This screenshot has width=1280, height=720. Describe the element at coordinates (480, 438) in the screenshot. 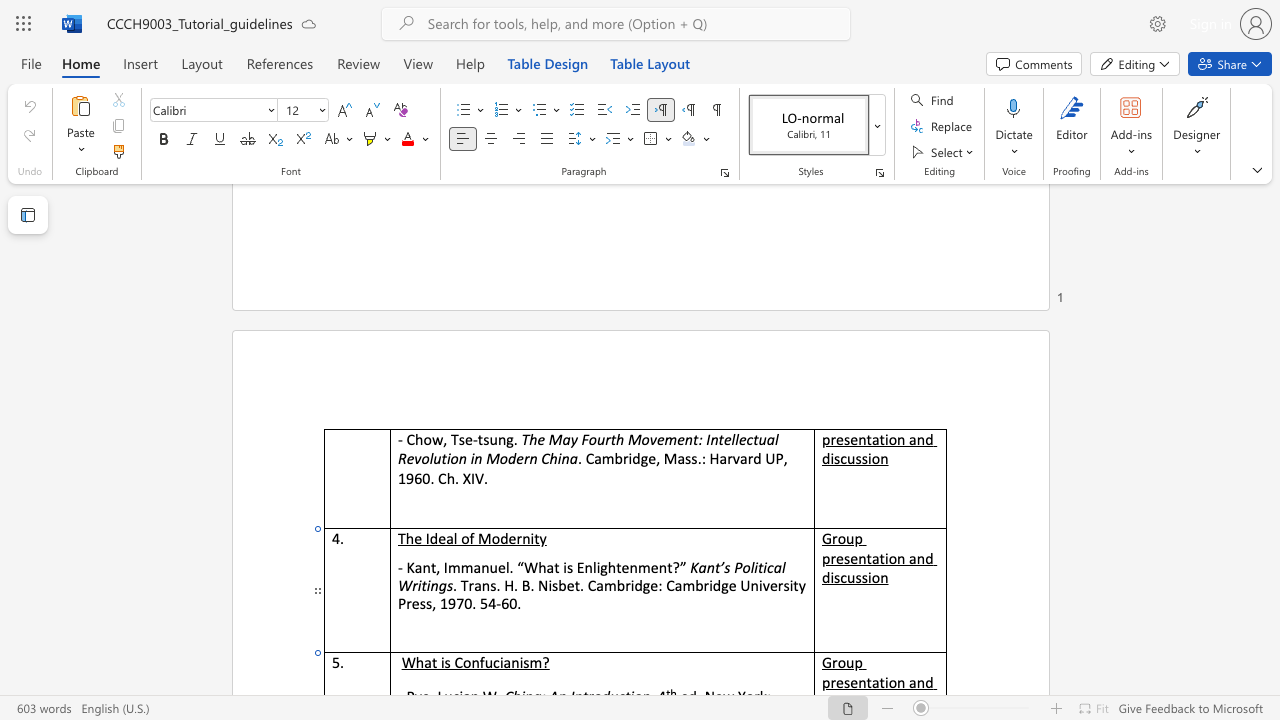

I see `the 1th character "t" in the text` at that location.